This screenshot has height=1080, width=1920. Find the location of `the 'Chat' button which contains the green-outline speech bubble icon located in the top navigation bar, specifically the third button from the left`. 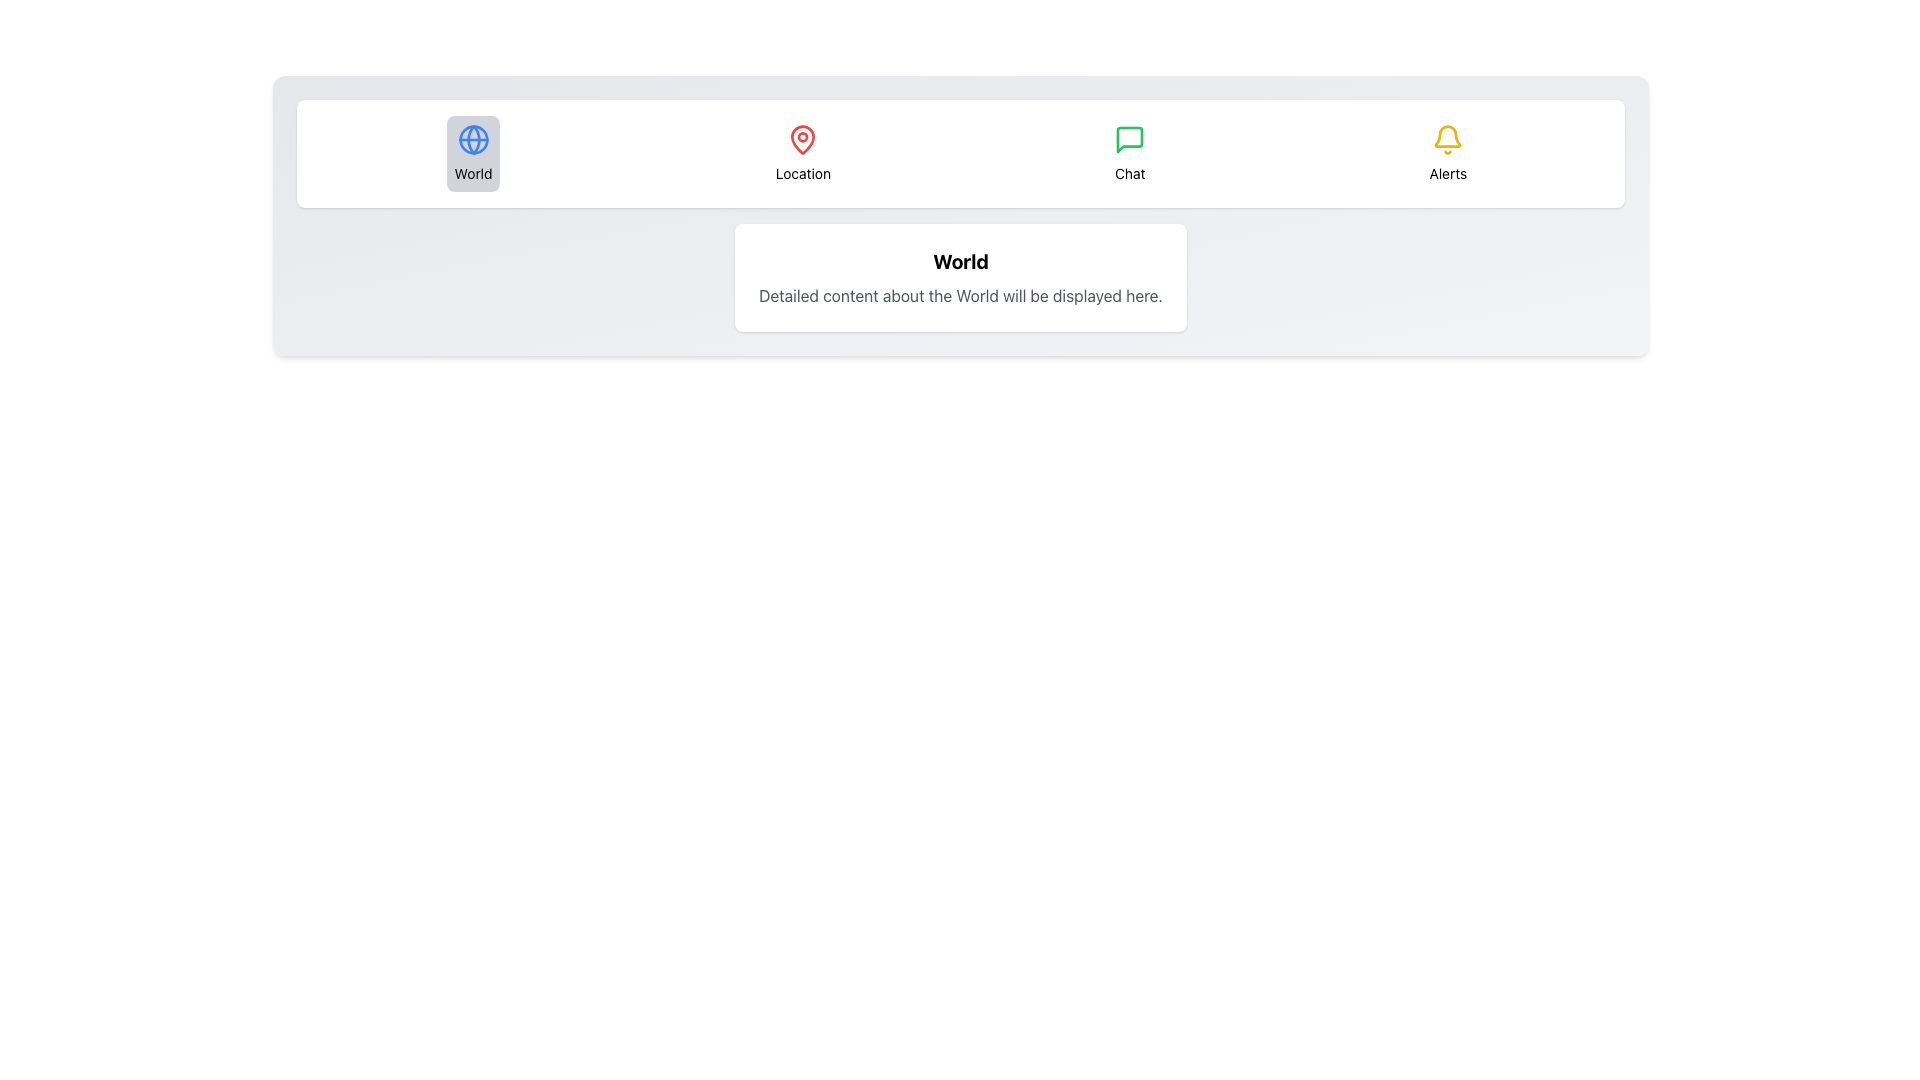

the 'Chat' button which contains the green-outline speech bubble icon located in the top navigation bar, specifically the third button from the left is located at coordinates (1130, 138).